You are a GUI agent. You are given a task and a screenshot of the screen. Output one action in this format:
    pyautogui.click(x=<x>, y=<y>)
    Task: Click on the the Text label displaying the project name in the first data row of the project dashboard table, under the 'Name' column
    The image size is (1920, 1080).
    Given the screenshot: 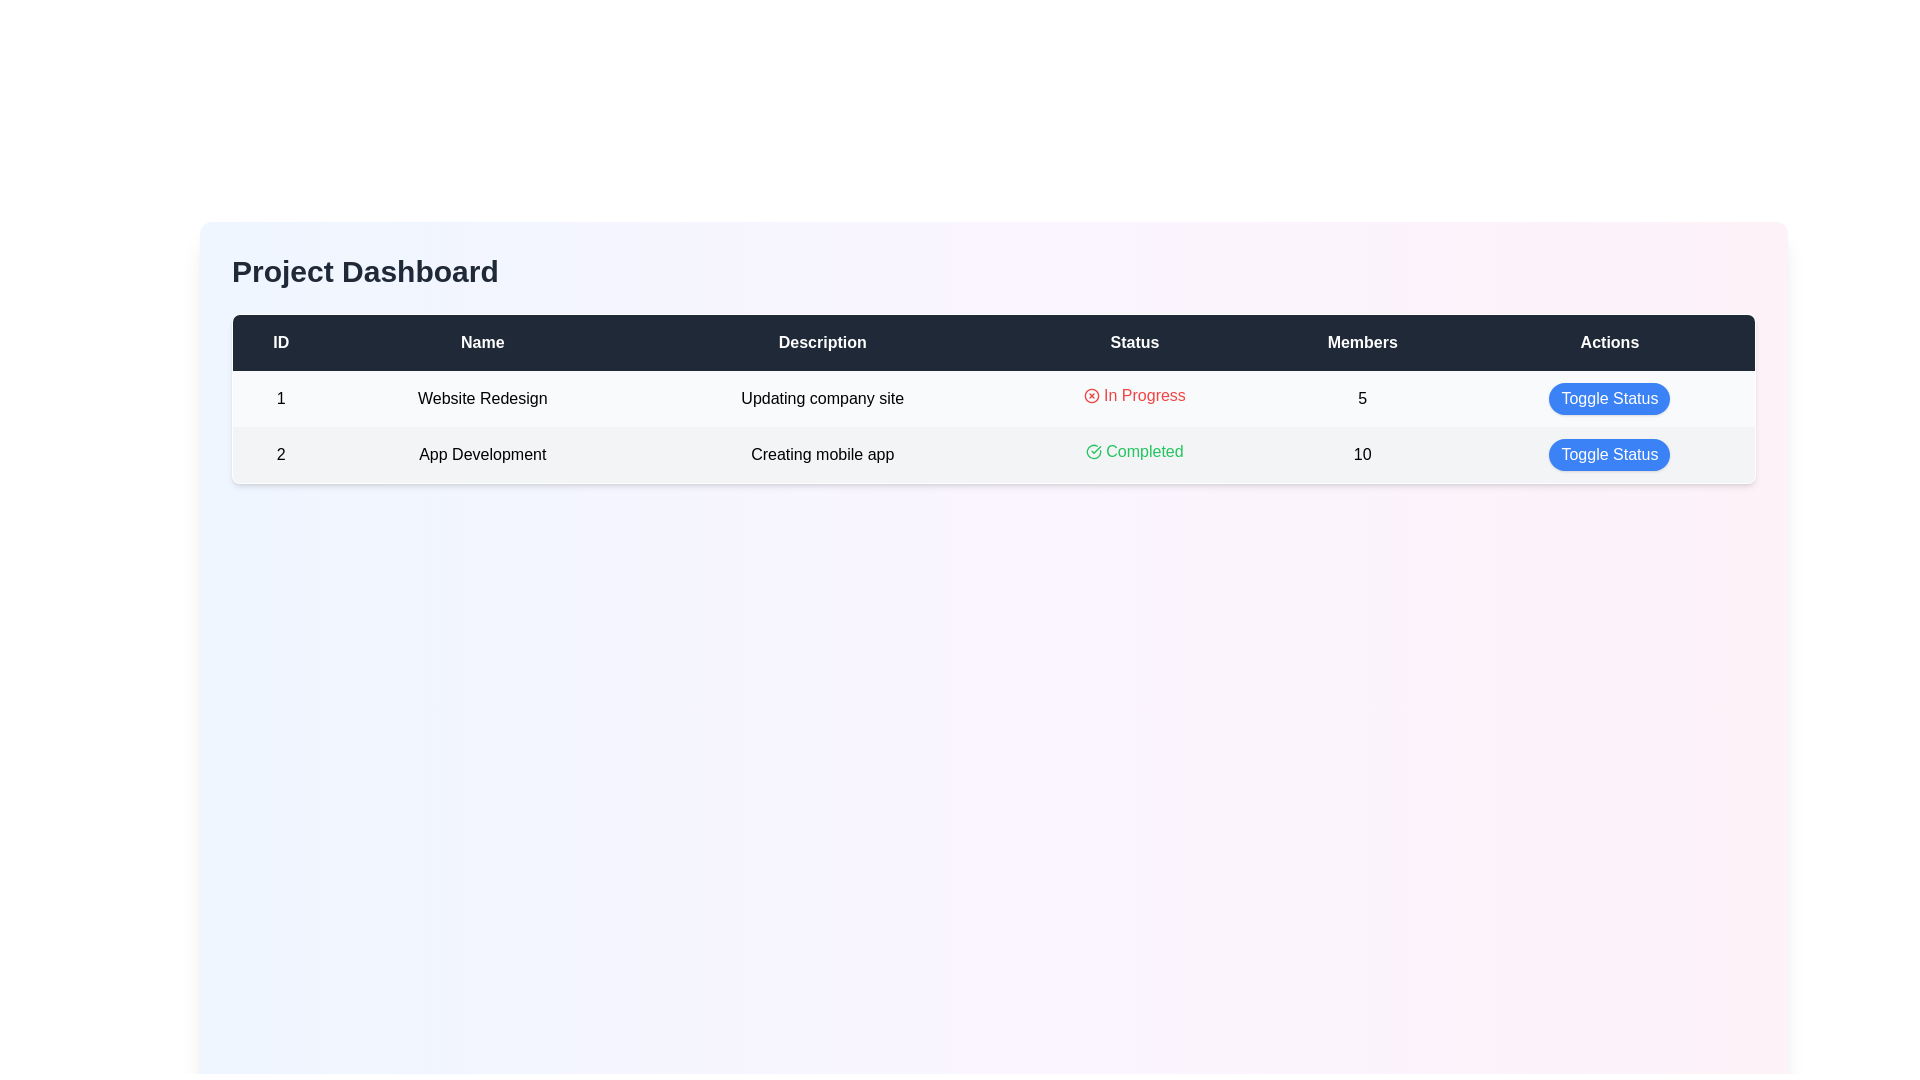 What is the action you would take?
    pyautogui.click(x=482, y=398)
    